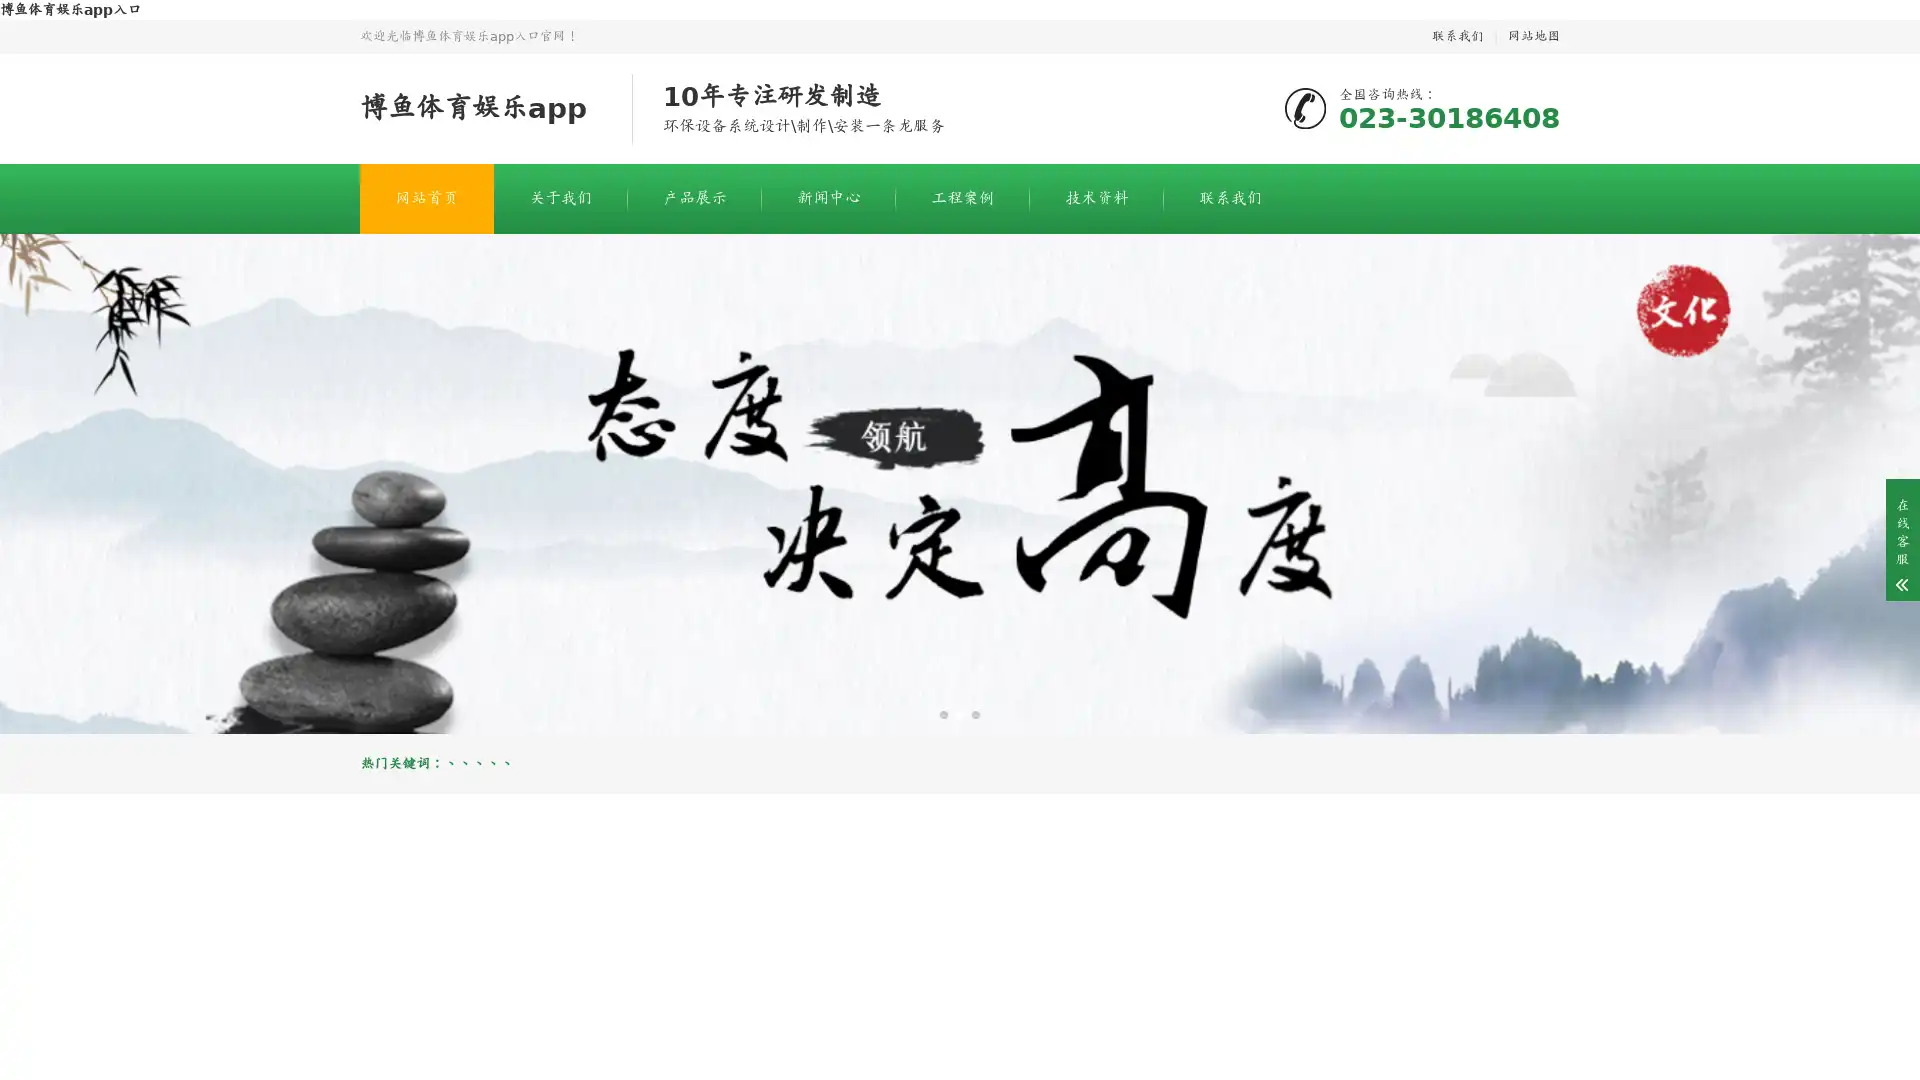 The height and width of the screenshot is (1080, 1920). What do you see at coordinates (975, 713) in the screenshot?
I see `Go to slide 3` at bounding box center [975, 713].